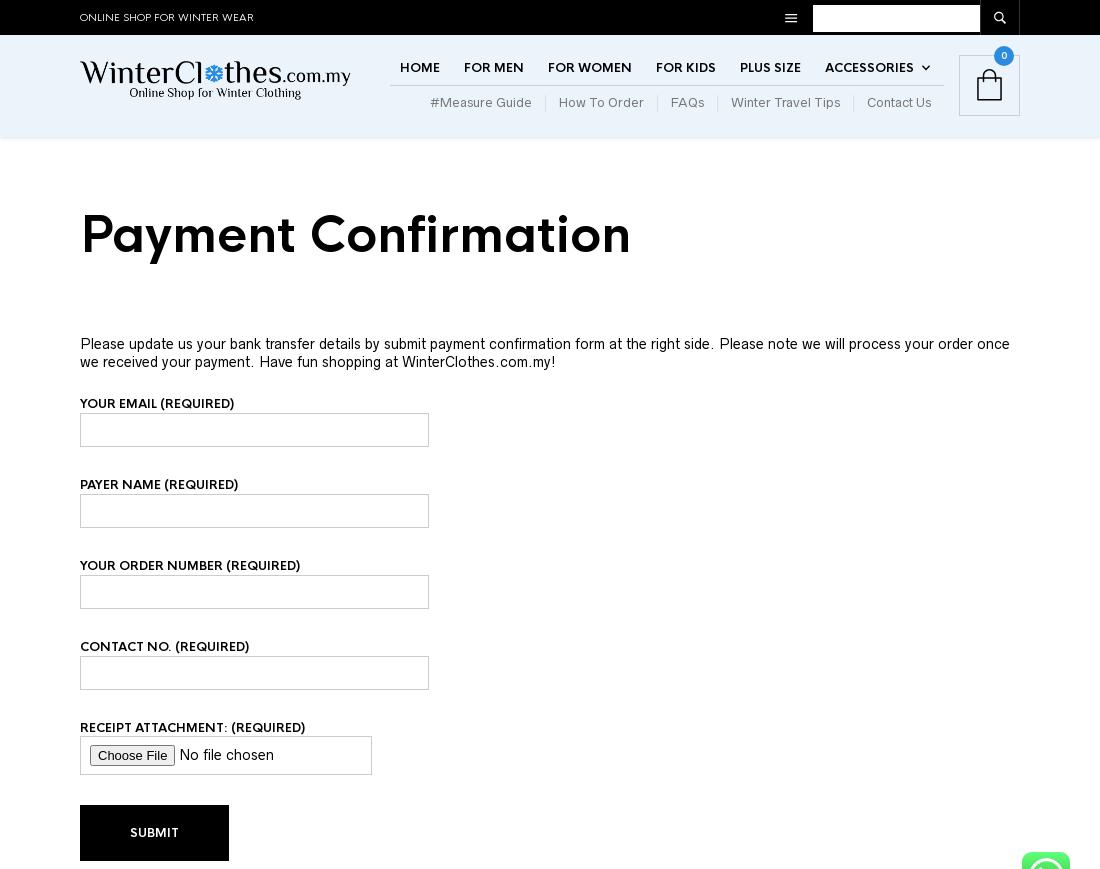 This screenshot has width=1100, height=869. Describe the element at coordinates (545, 389) in the screenshot. I see `'Please update us your bank transfer details by submit payment confirmation form at the right side. Please note we will process your order once we received your payment. Have fun shopping at WinterClothes.com.my!'` at that location.